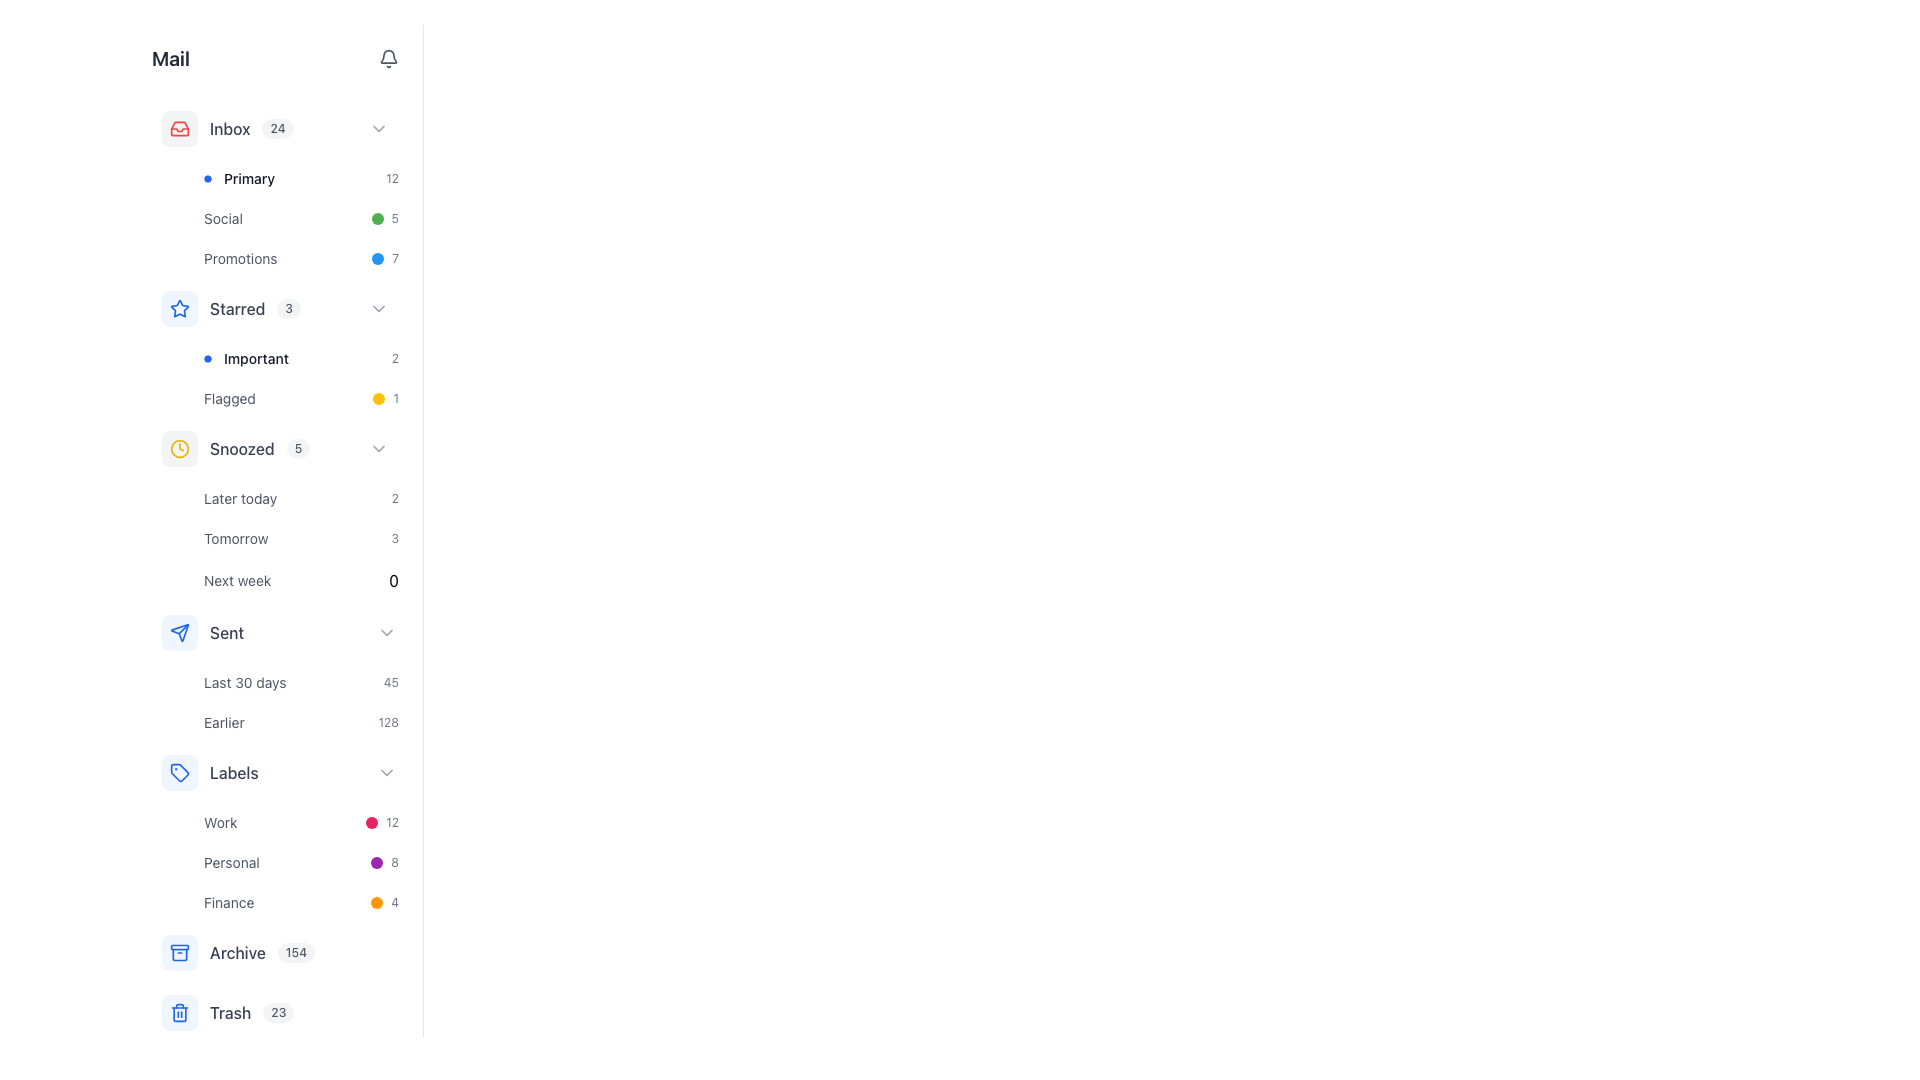  What do you see at coordinates (180, 128) in the screenshot?
I see `the area surrounding the red outlined inbox icon in the navigation menu to interact with the 'Inbox' category` at bounding box center [180, 128].